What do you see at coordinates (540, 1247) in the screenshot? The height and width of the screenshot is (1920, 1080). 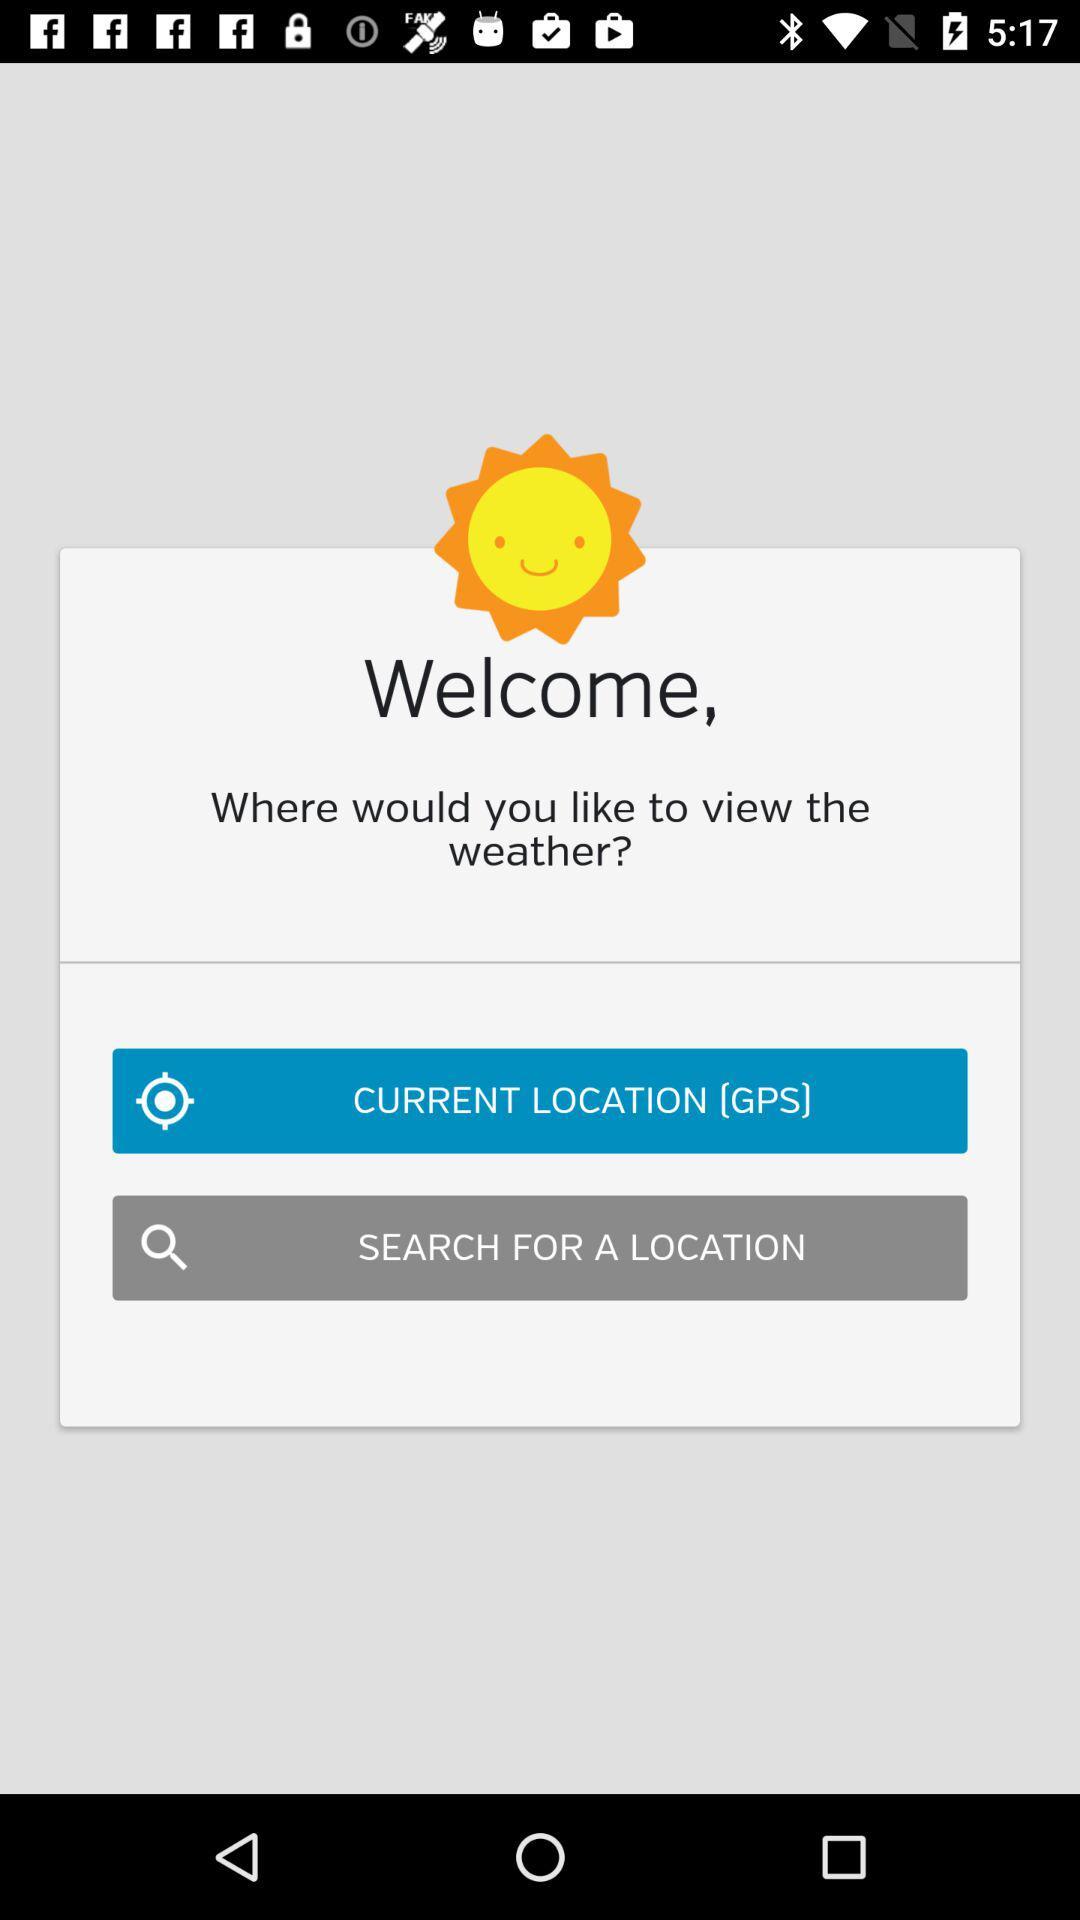 I see `the search for a` at bounding box center [540, 1247].